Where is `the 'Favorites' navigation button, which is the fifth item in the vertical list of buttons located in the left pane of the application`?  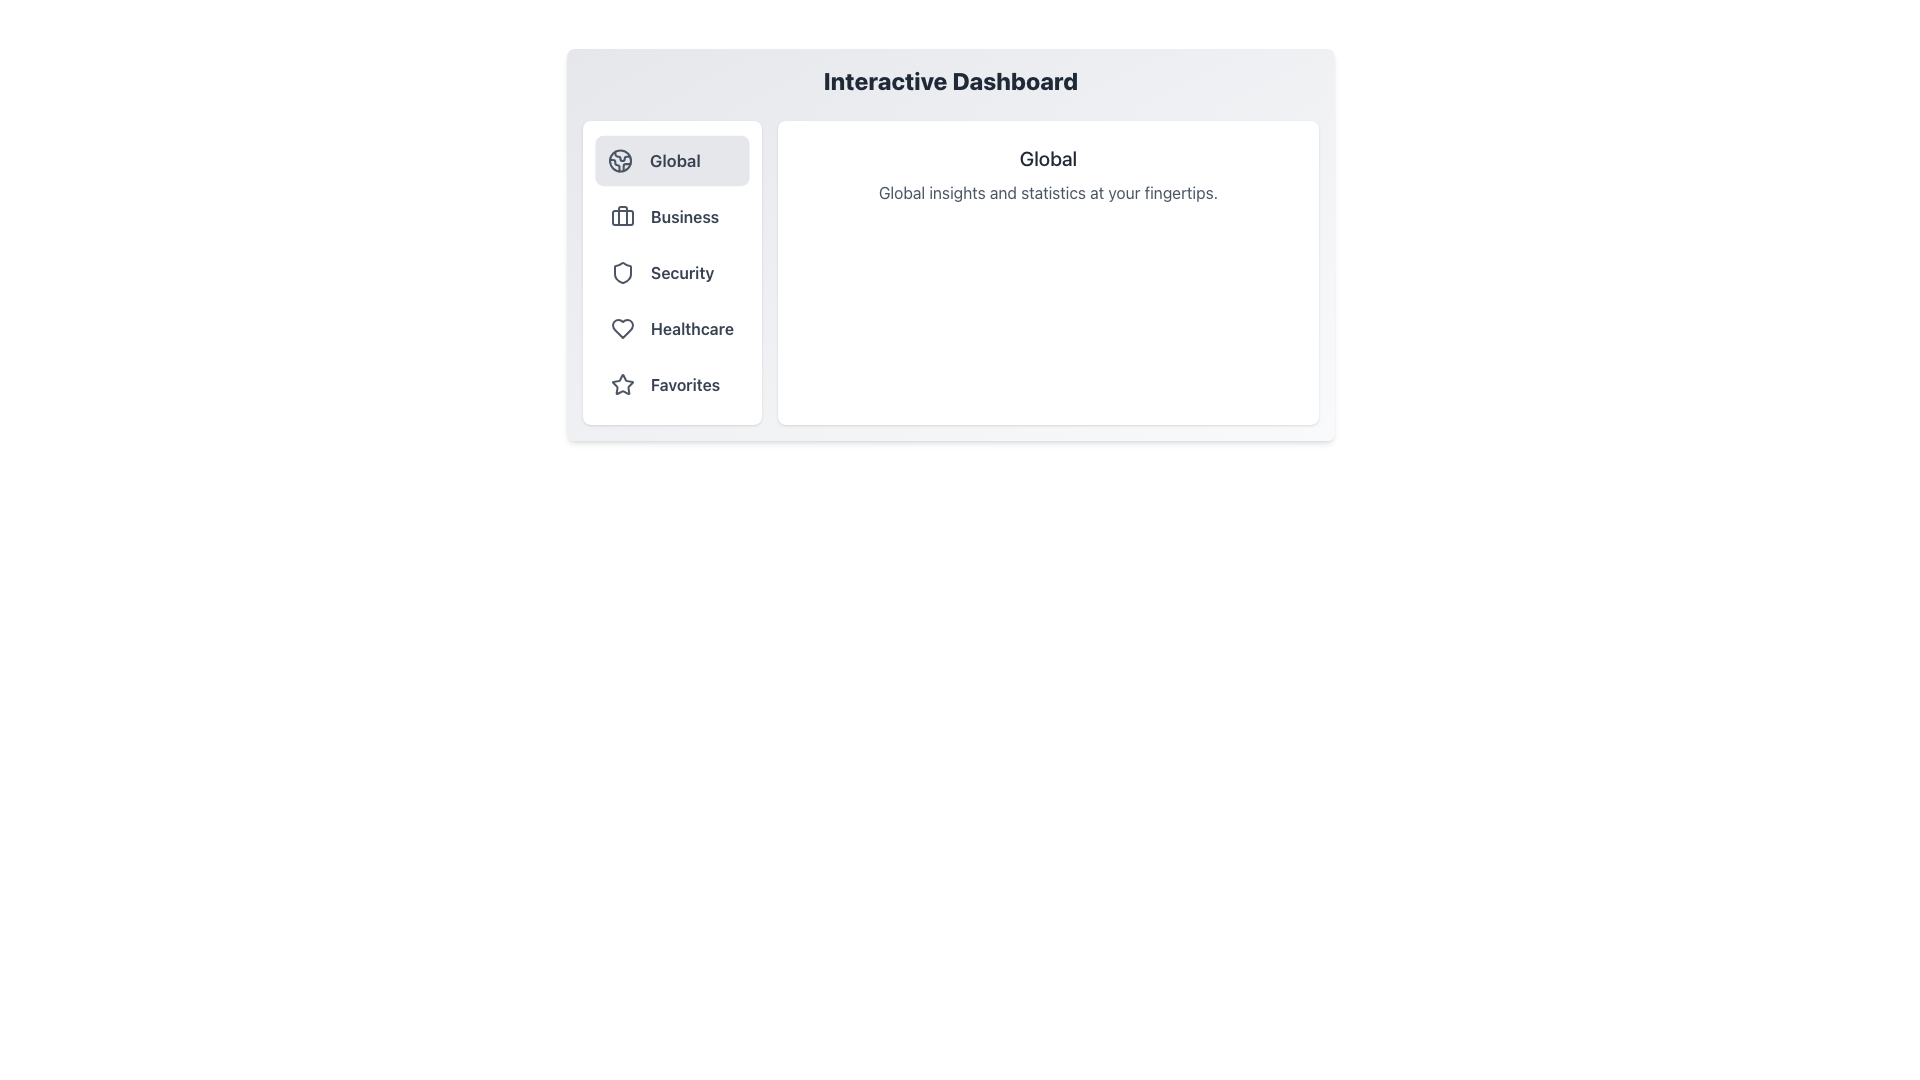 the 'Favorites' navigation button, which is the fifth item in the vertical list of buttons located in the left pane of the application is located at coordinates (672, 385).